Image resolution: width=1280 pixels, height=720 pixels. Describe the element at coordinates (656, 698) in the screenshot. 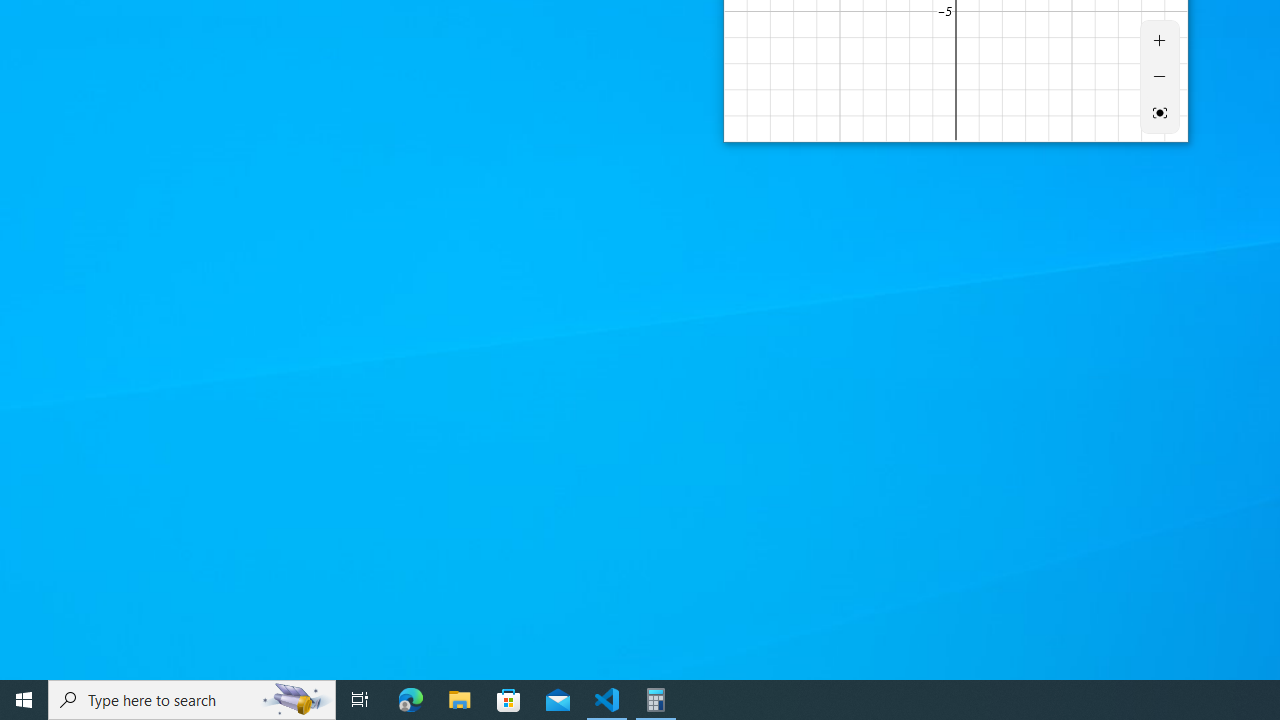

I see `'Calculator - 1 running window'` at that location.